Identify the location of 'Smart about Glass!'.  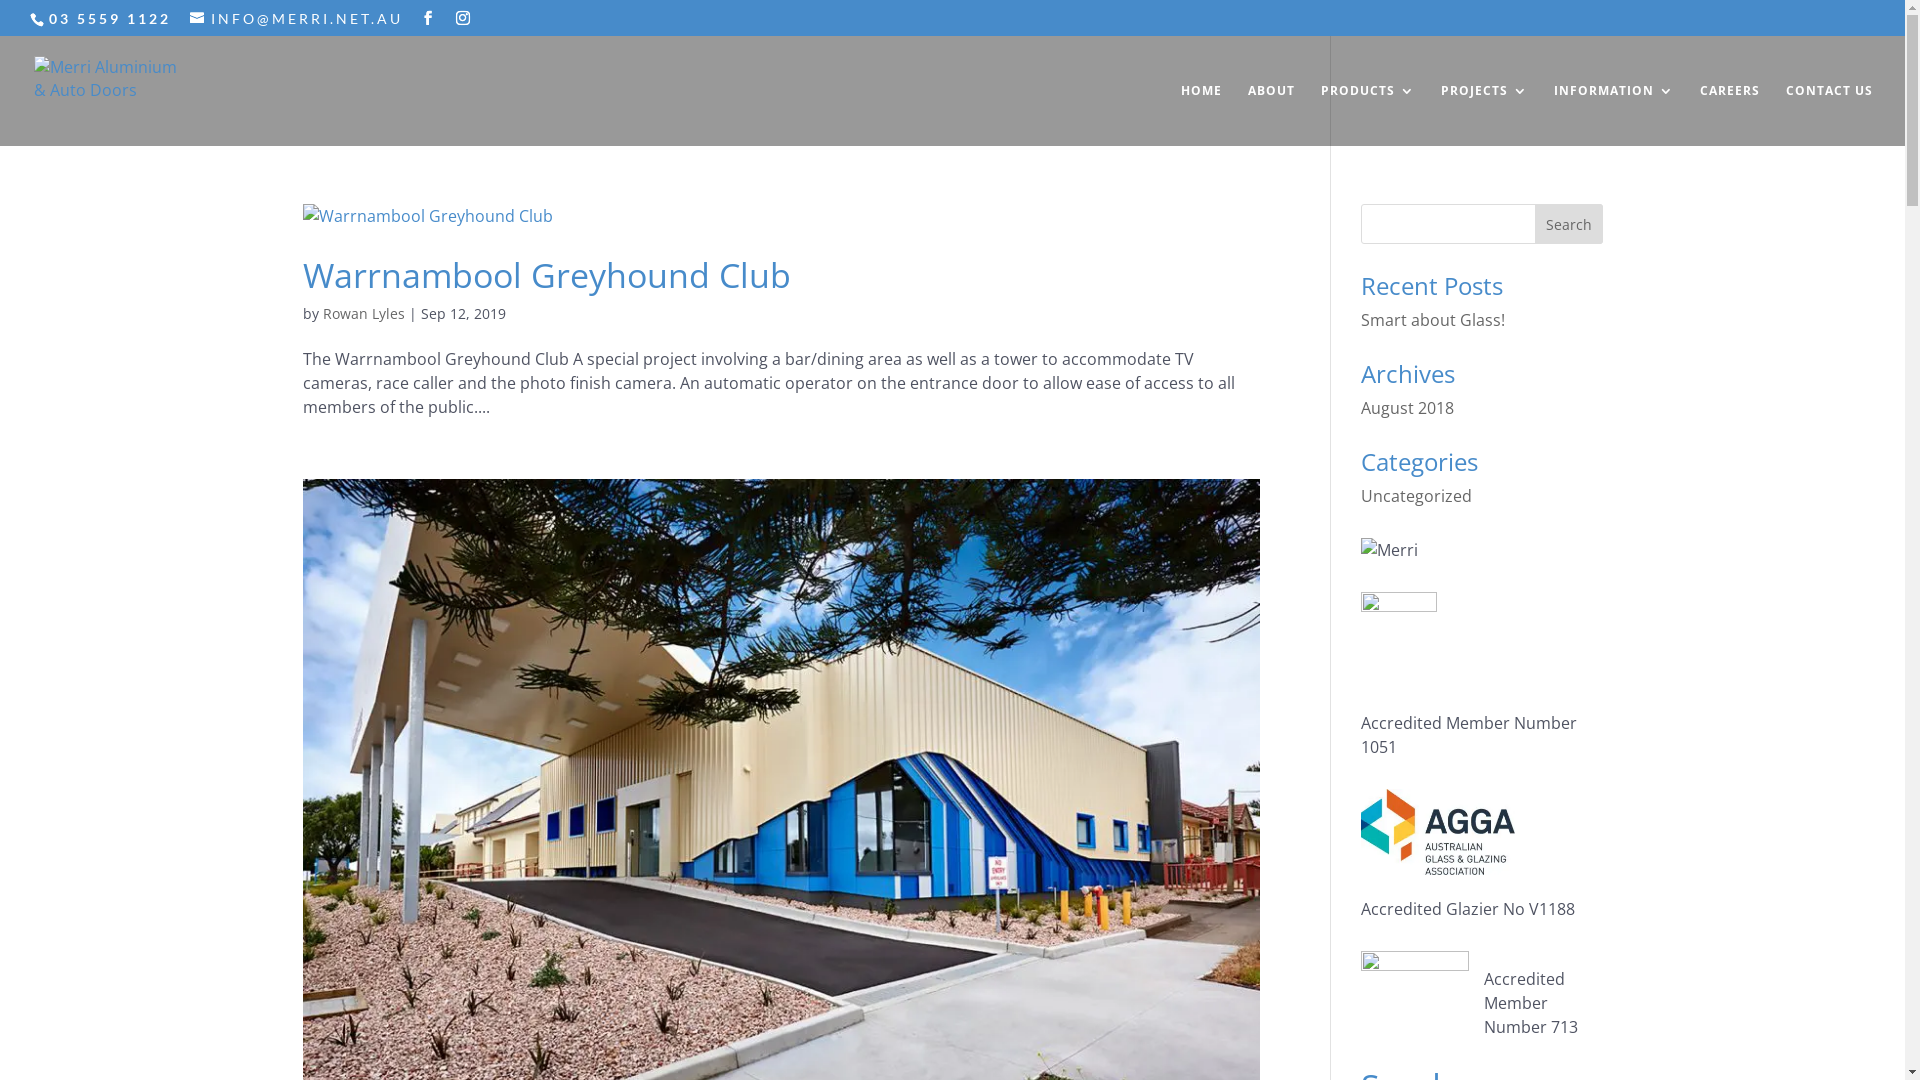
(1432, 319).